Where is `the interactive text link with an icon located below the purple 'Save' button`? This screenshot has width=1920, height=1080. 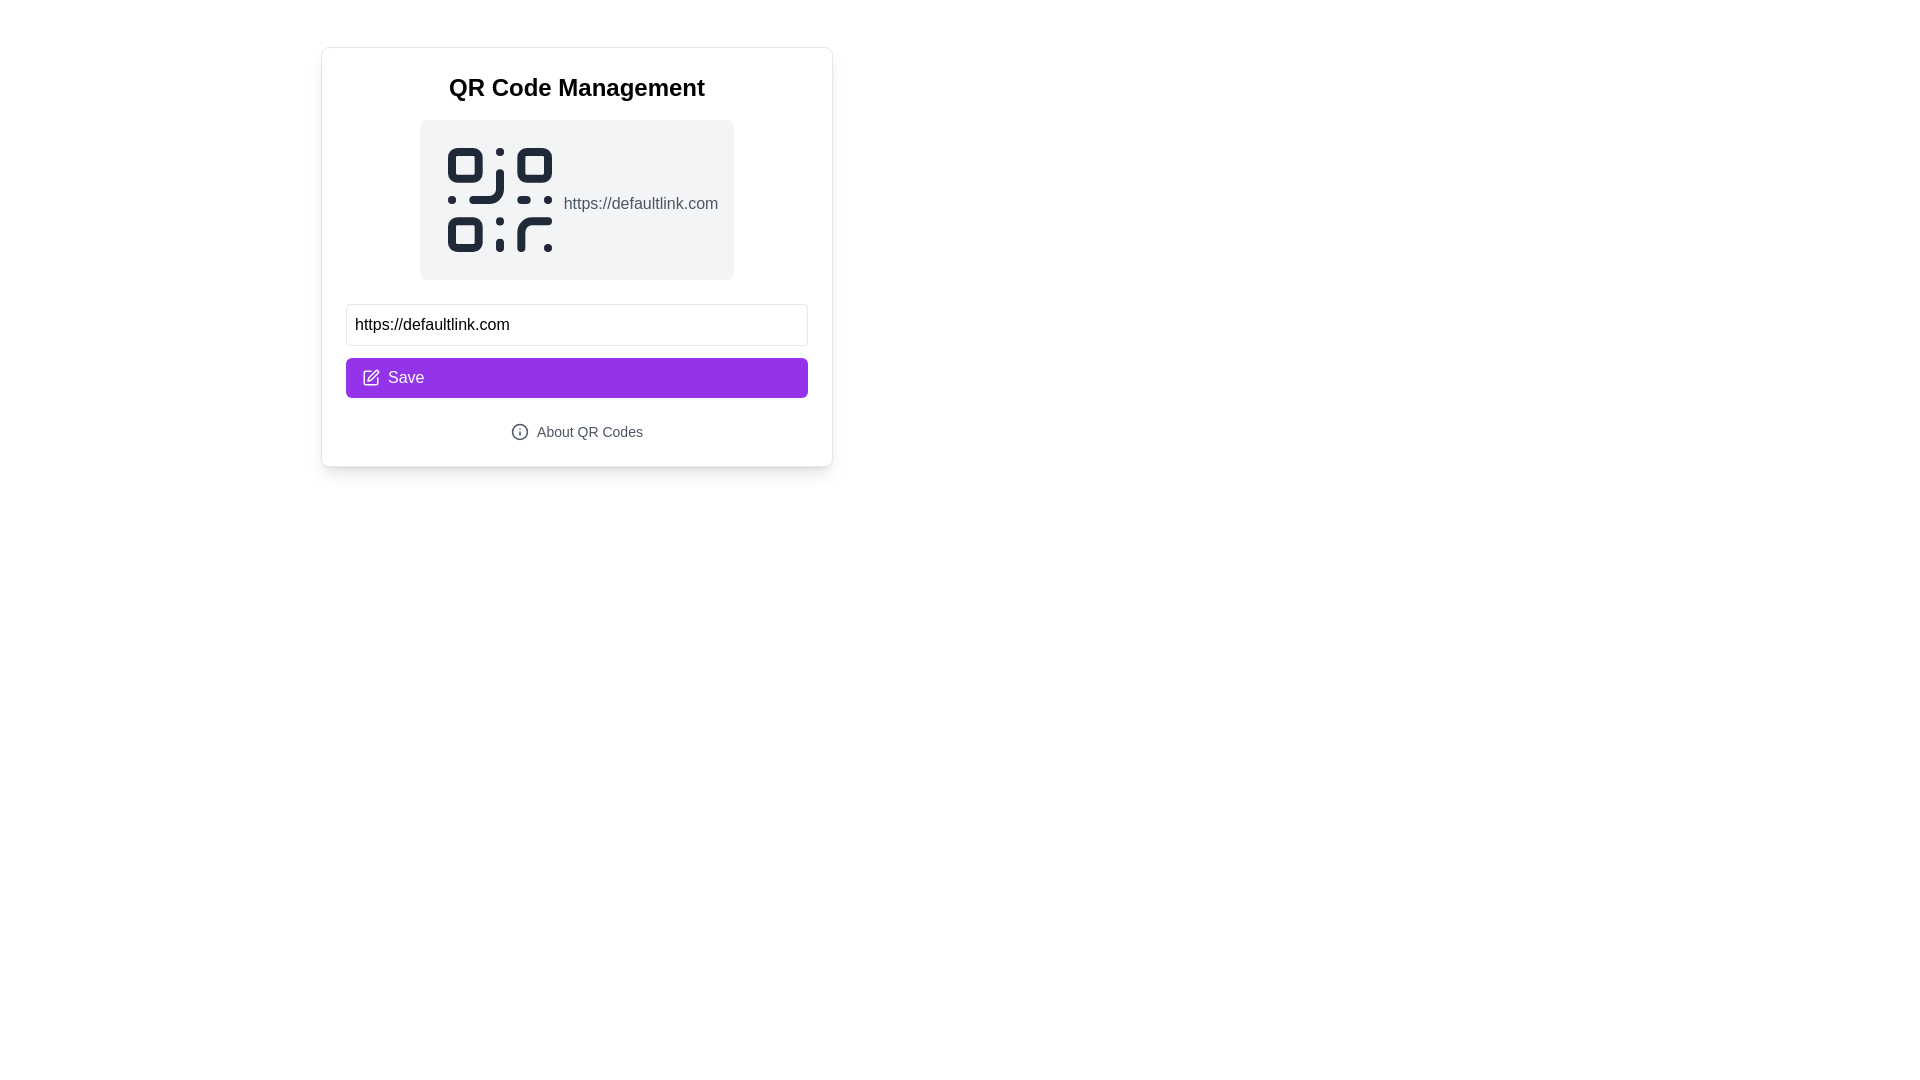 the interactive text link with an icon located below the purple 'Save' button is located at coordinates (575, 431).